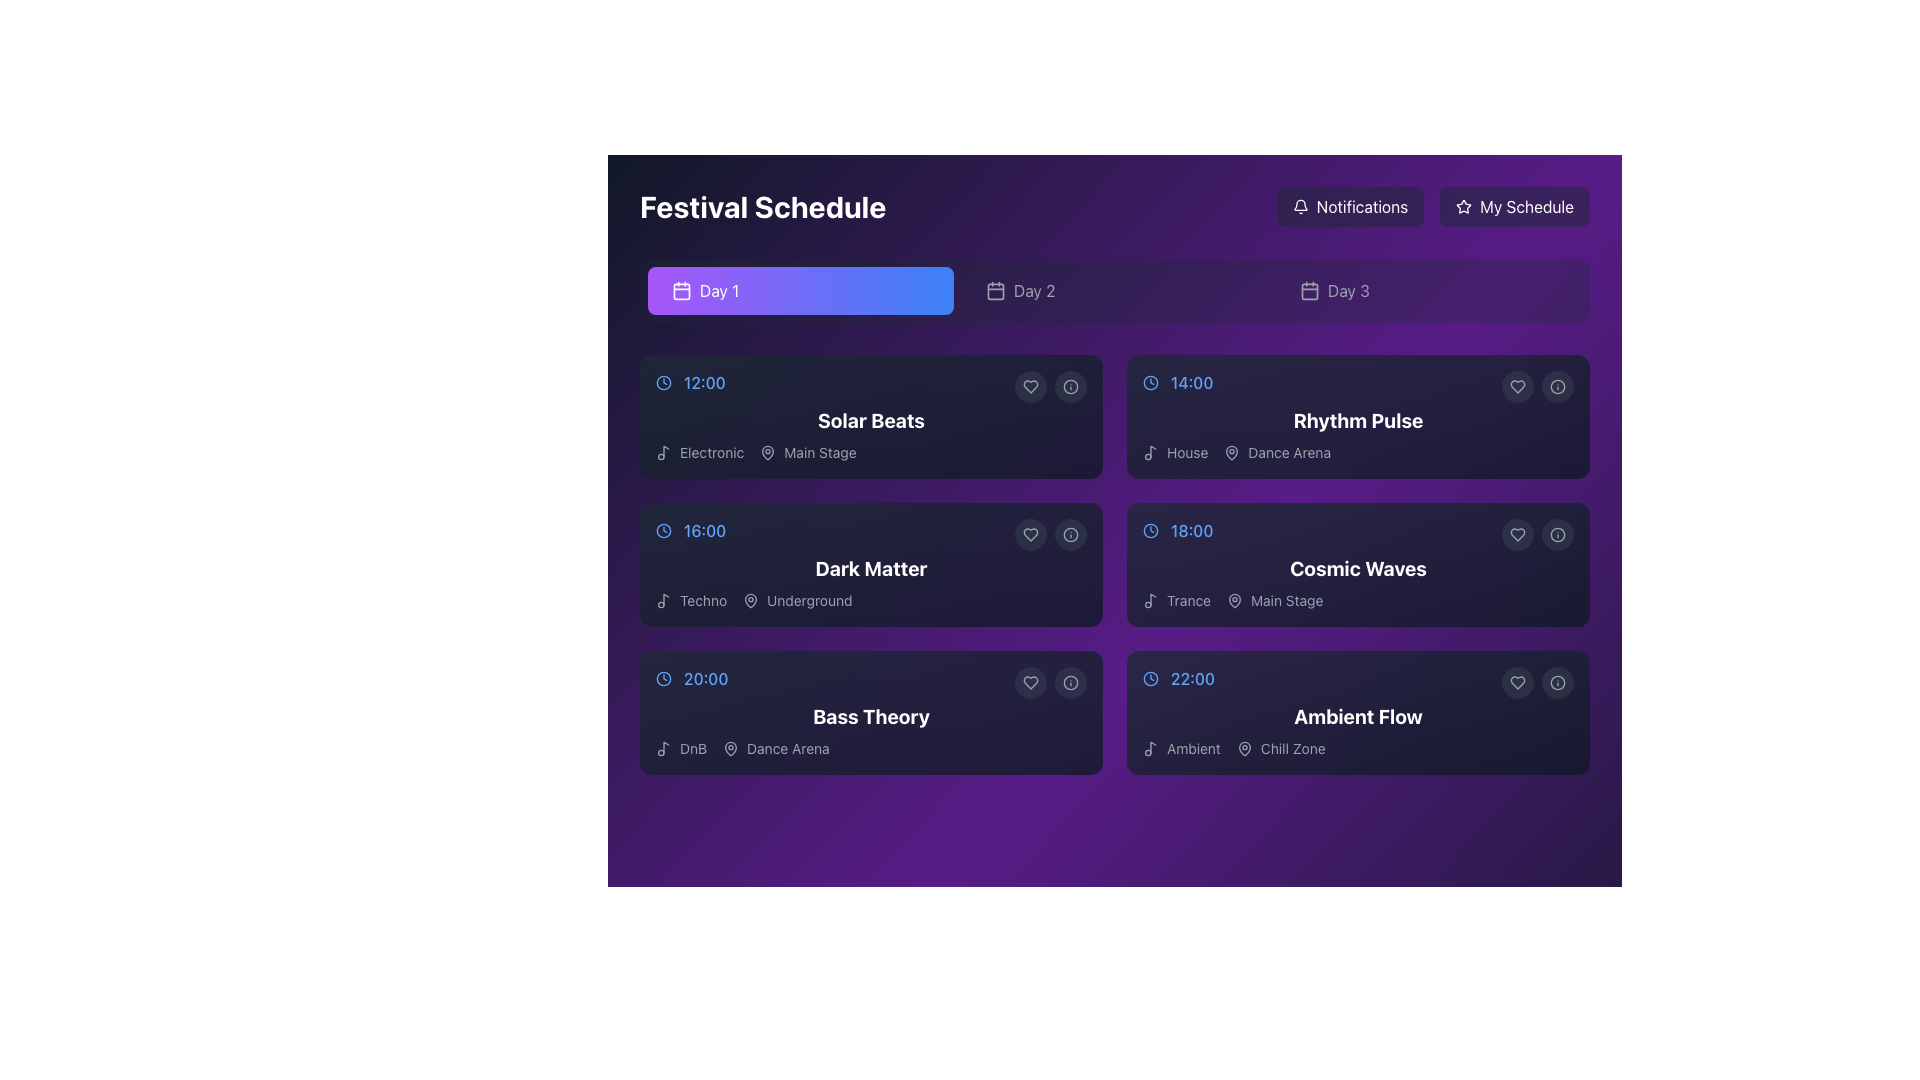  Describe the element at coordinates (681, 290) in the screenshot. I see `the calendar icon representing the date selection interface for Day 1, which is styled with a purple and blue gradient background and is positioned inside the 'Day 1' button` at that location.